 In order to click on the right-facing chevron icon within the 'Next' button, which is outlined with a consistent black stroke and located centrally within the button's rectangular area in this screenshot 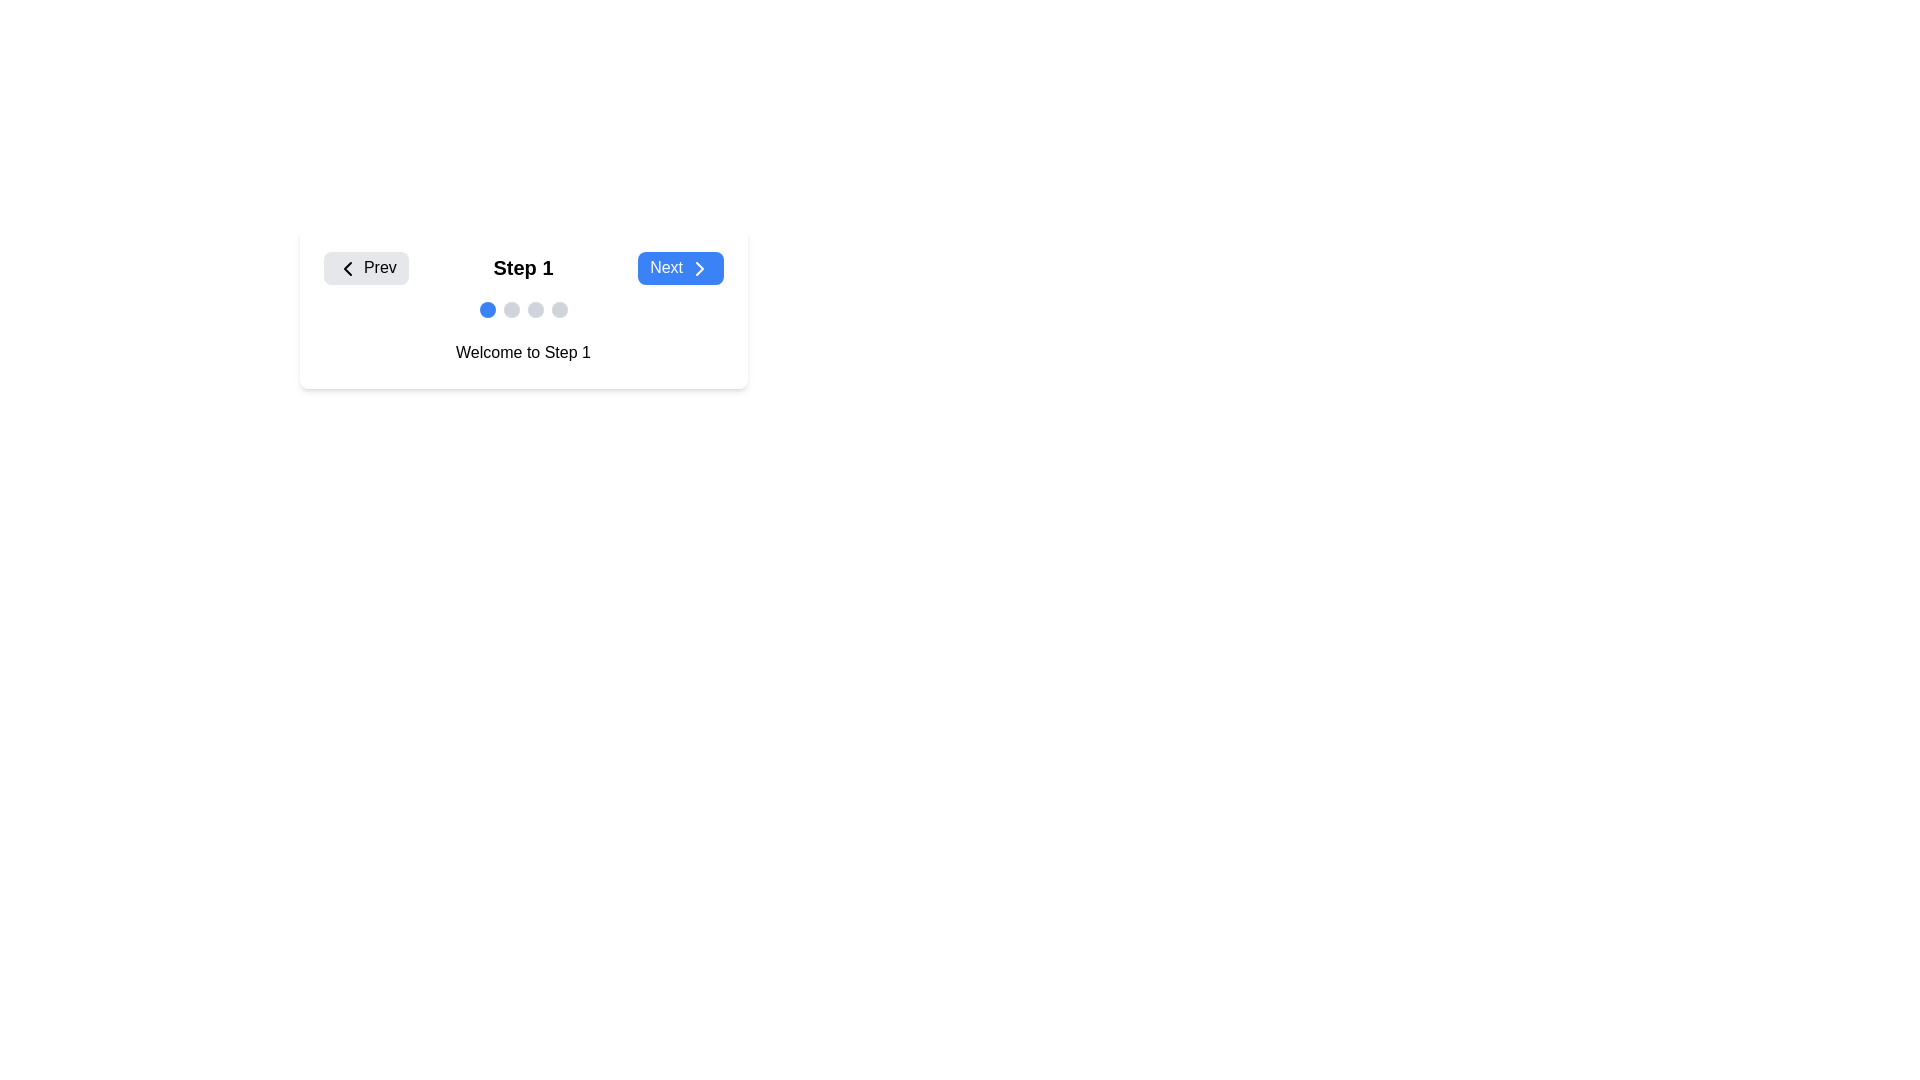, I will do `click(699, 267)`.